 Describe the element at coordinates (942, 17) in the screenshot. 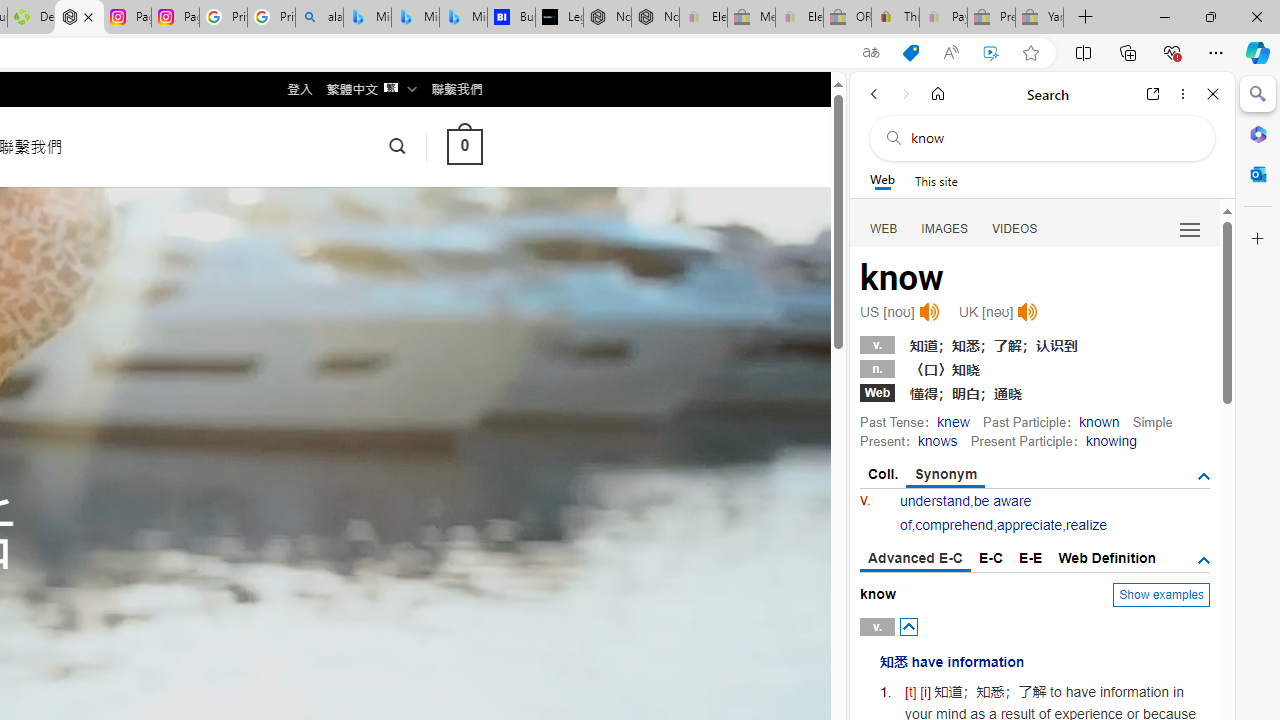

I see `'Payments Terms of Use | eBay.com - Sleeping'` at that location.